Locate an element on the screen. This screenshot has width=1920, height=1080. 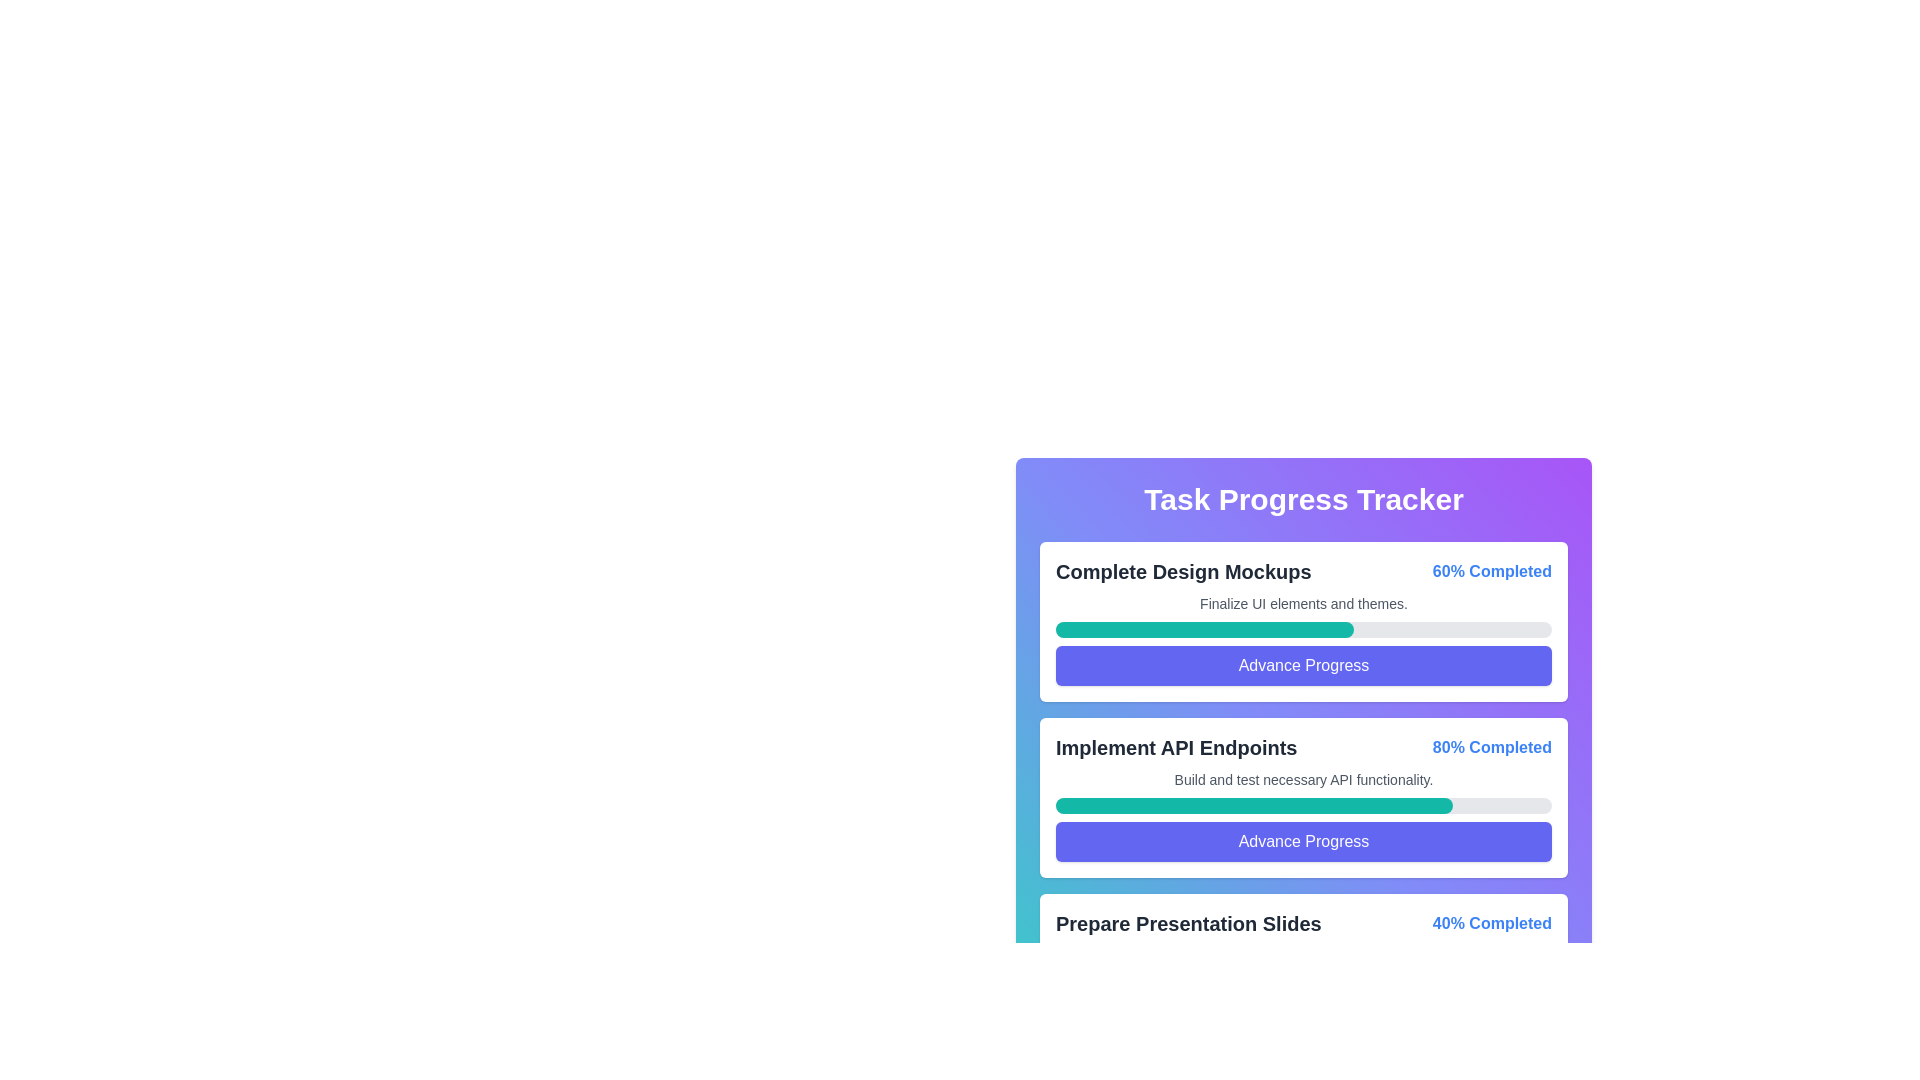
the static text displaying 'Build and test necessary API functionality.' which is located below the 'Implement API Endpoints' section header and above the progress bar is located at coordinates (1304, 778).